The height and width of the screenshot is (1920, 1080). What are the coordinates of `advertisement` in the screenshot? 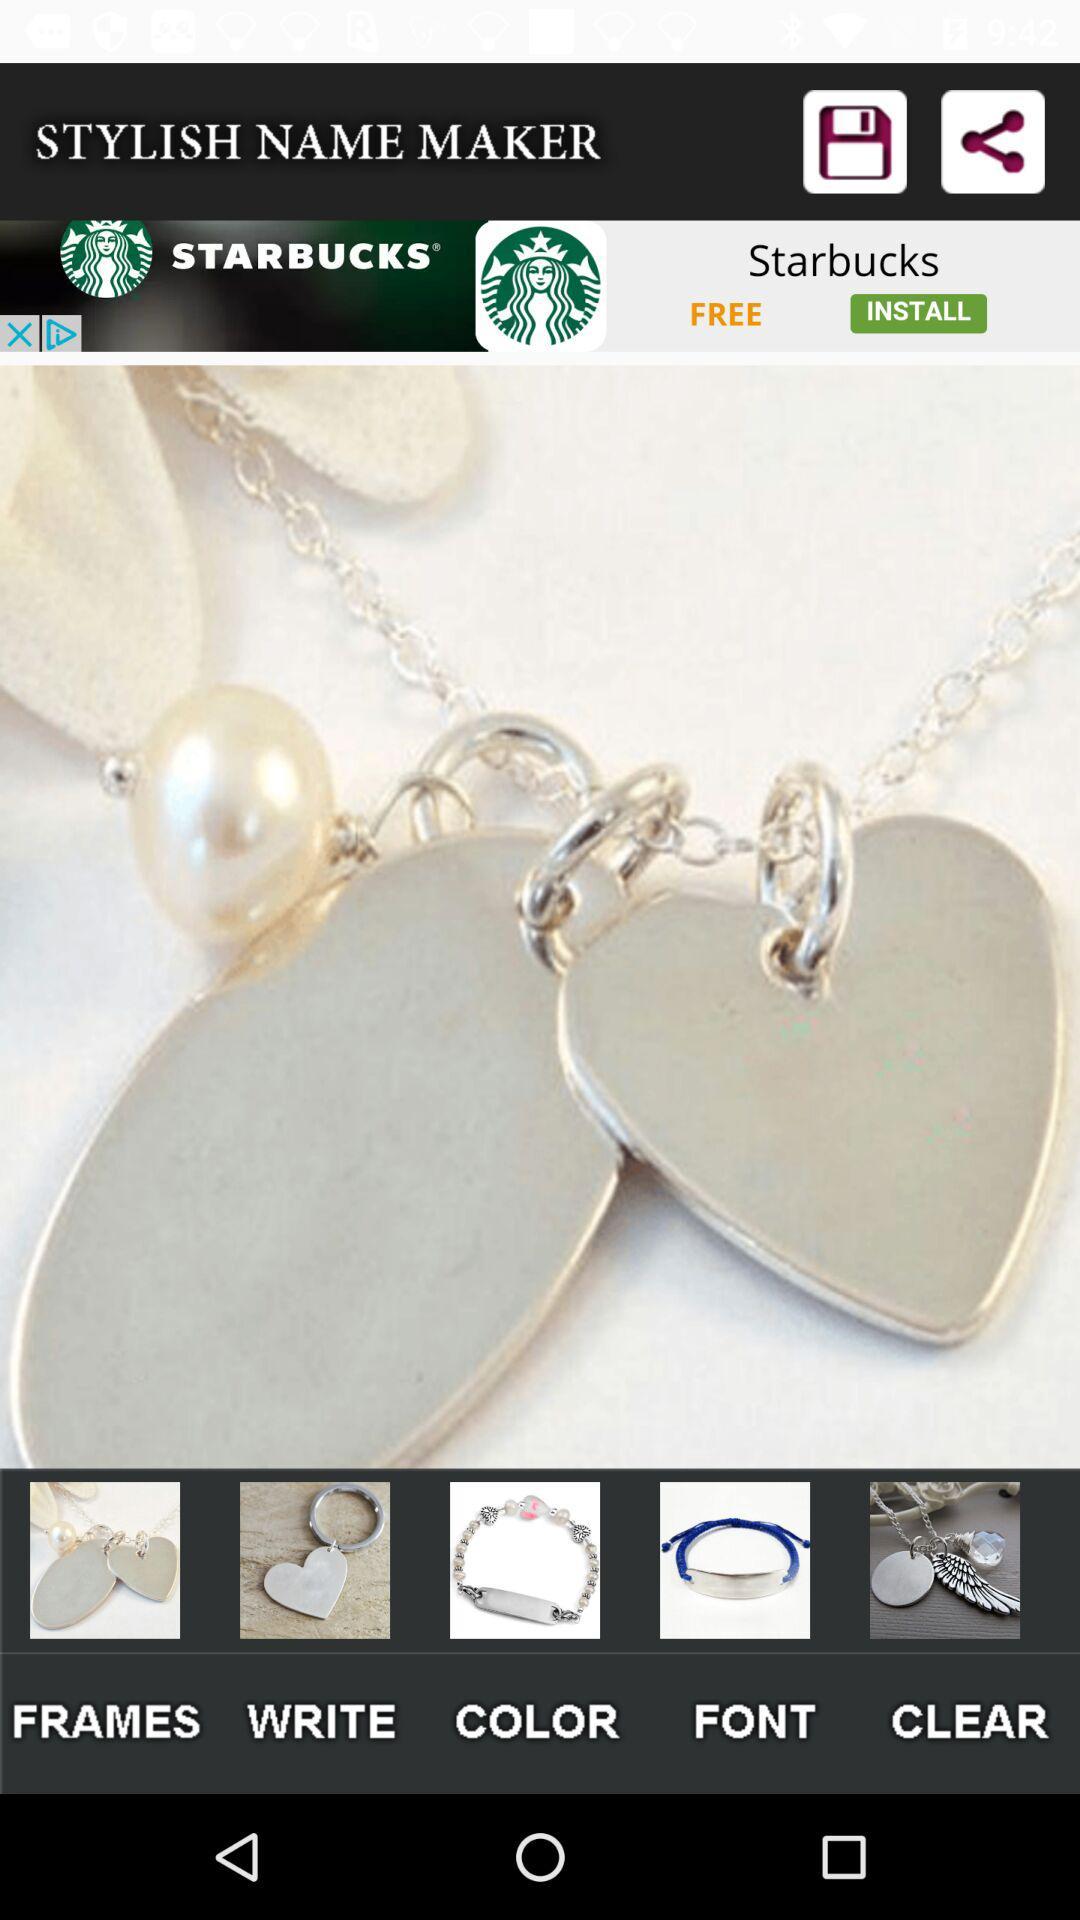 It's located at (540, 285).